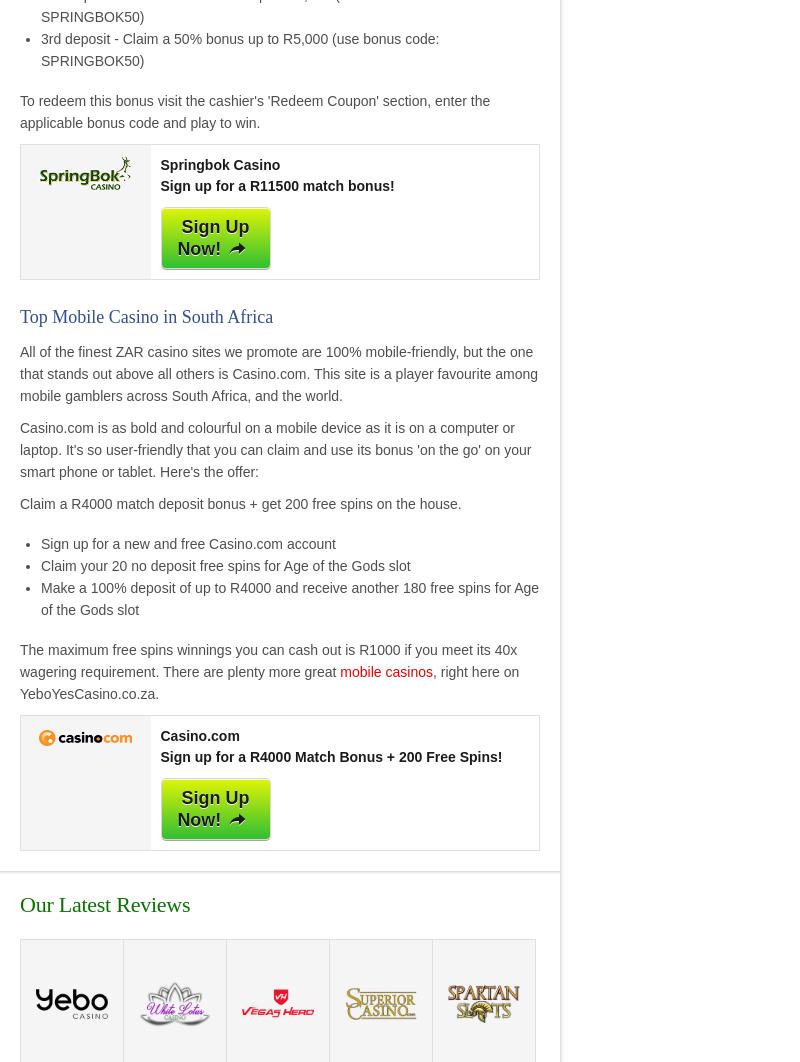 This screenshot has width=800, height=1062. What do you see at coordinates (225, 564) in the screenshot?
I see `'Claim your 20 no deposit free spins for Age of the Gods slot'` at bounding box center [225, 564].